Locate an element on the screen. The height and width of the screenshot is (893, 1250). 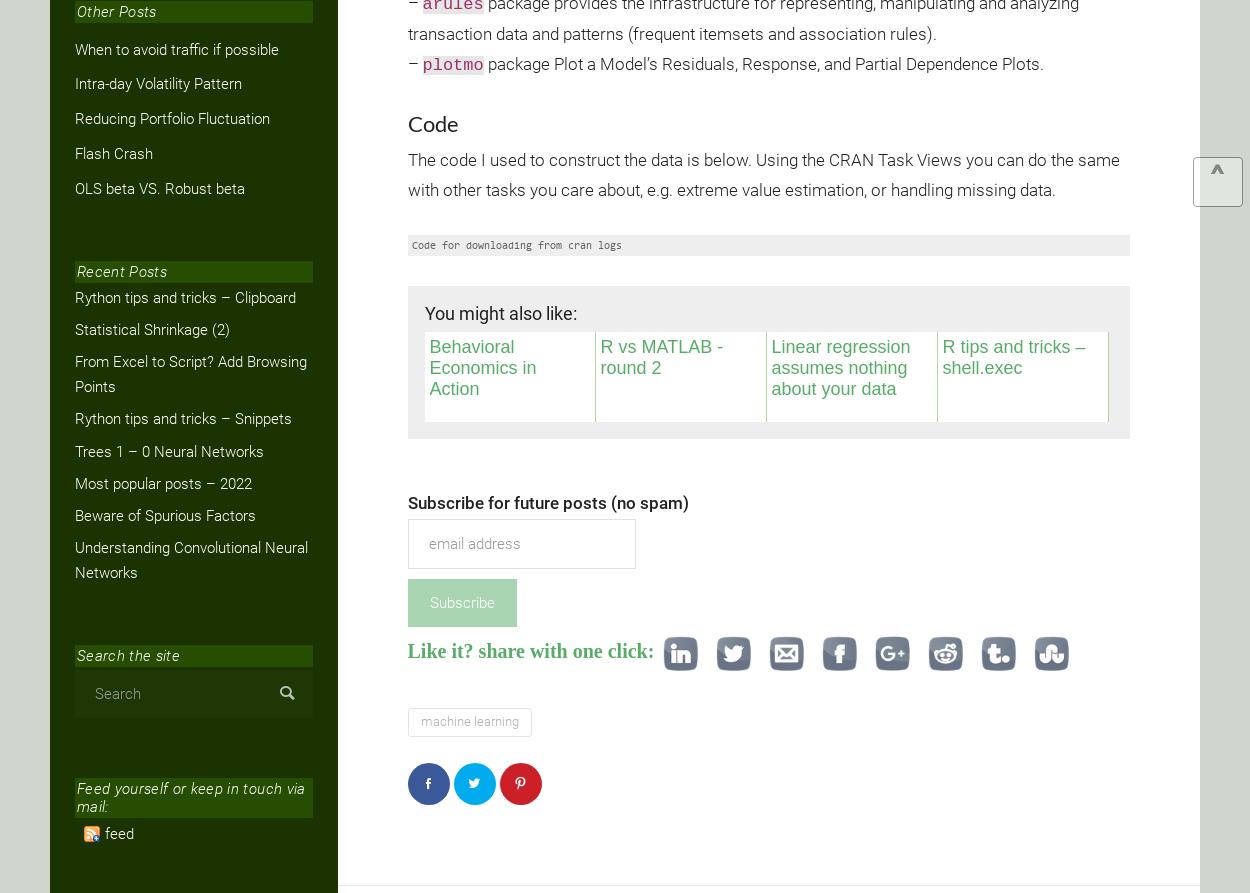
'Trees 1 – 0 Neural Networks' is located at coordinates (169, 449).